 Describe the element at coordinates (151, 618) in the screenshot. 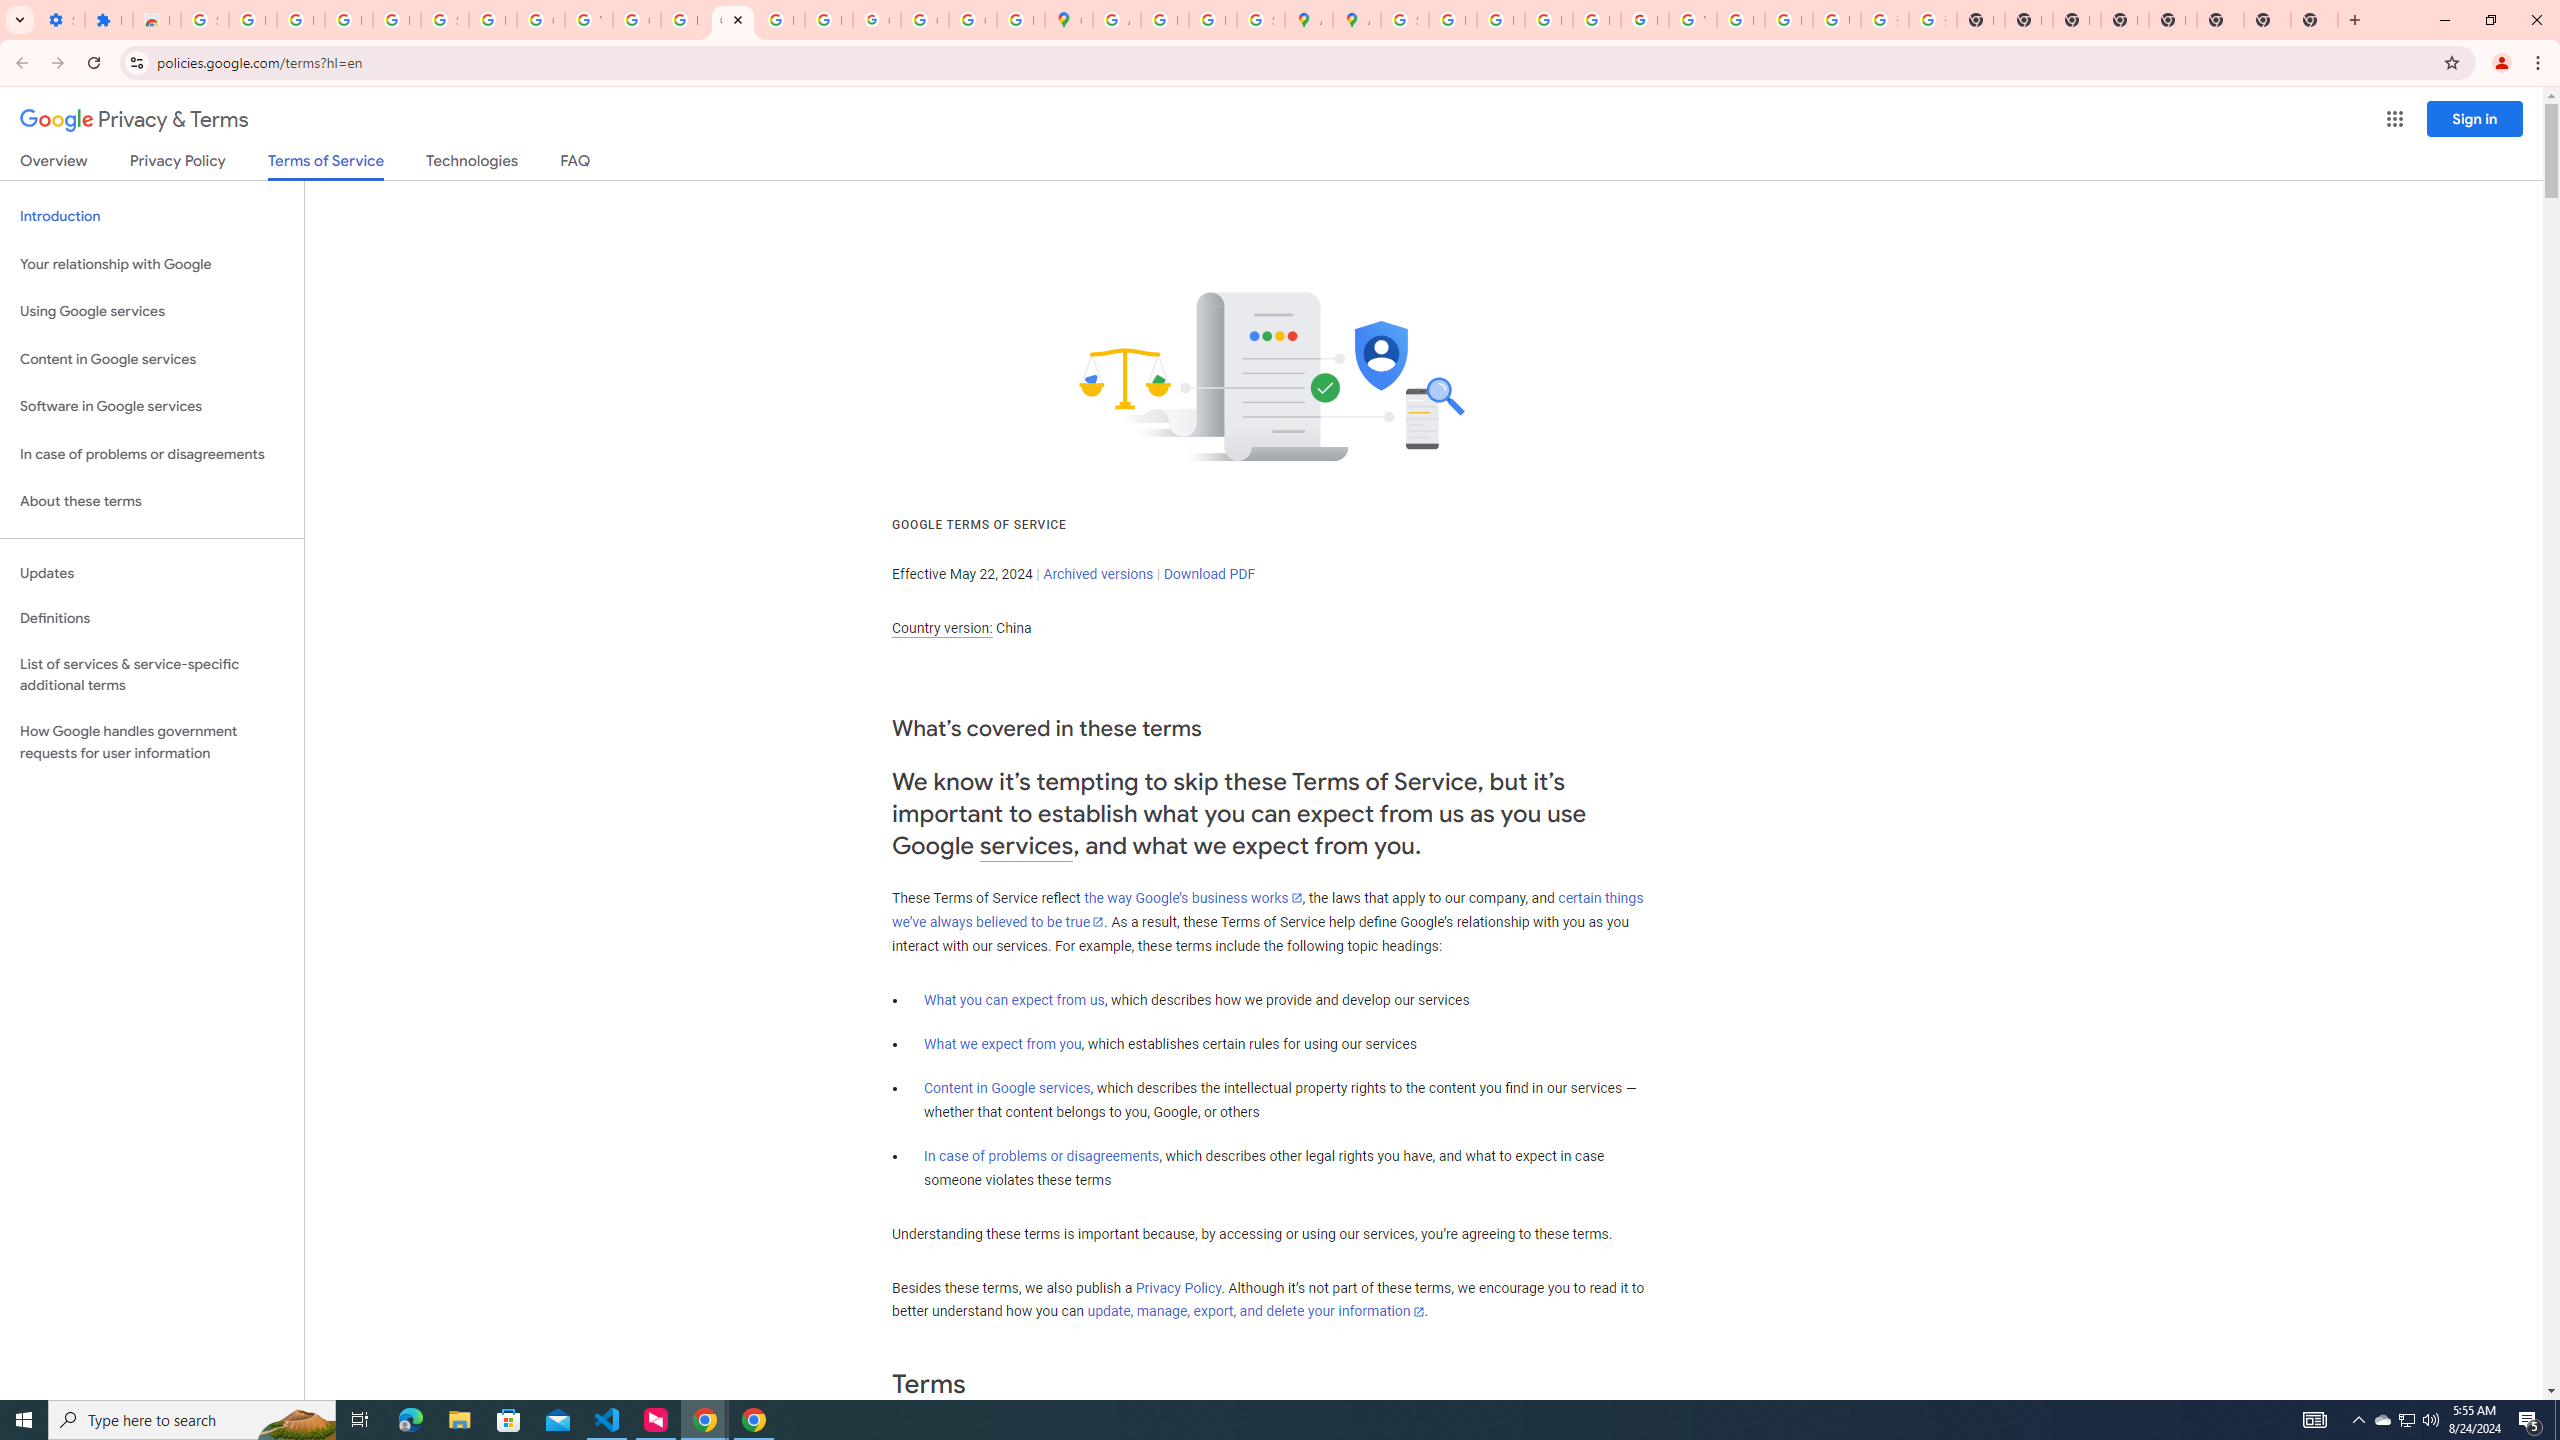

I see `'Definitions'` at that location.